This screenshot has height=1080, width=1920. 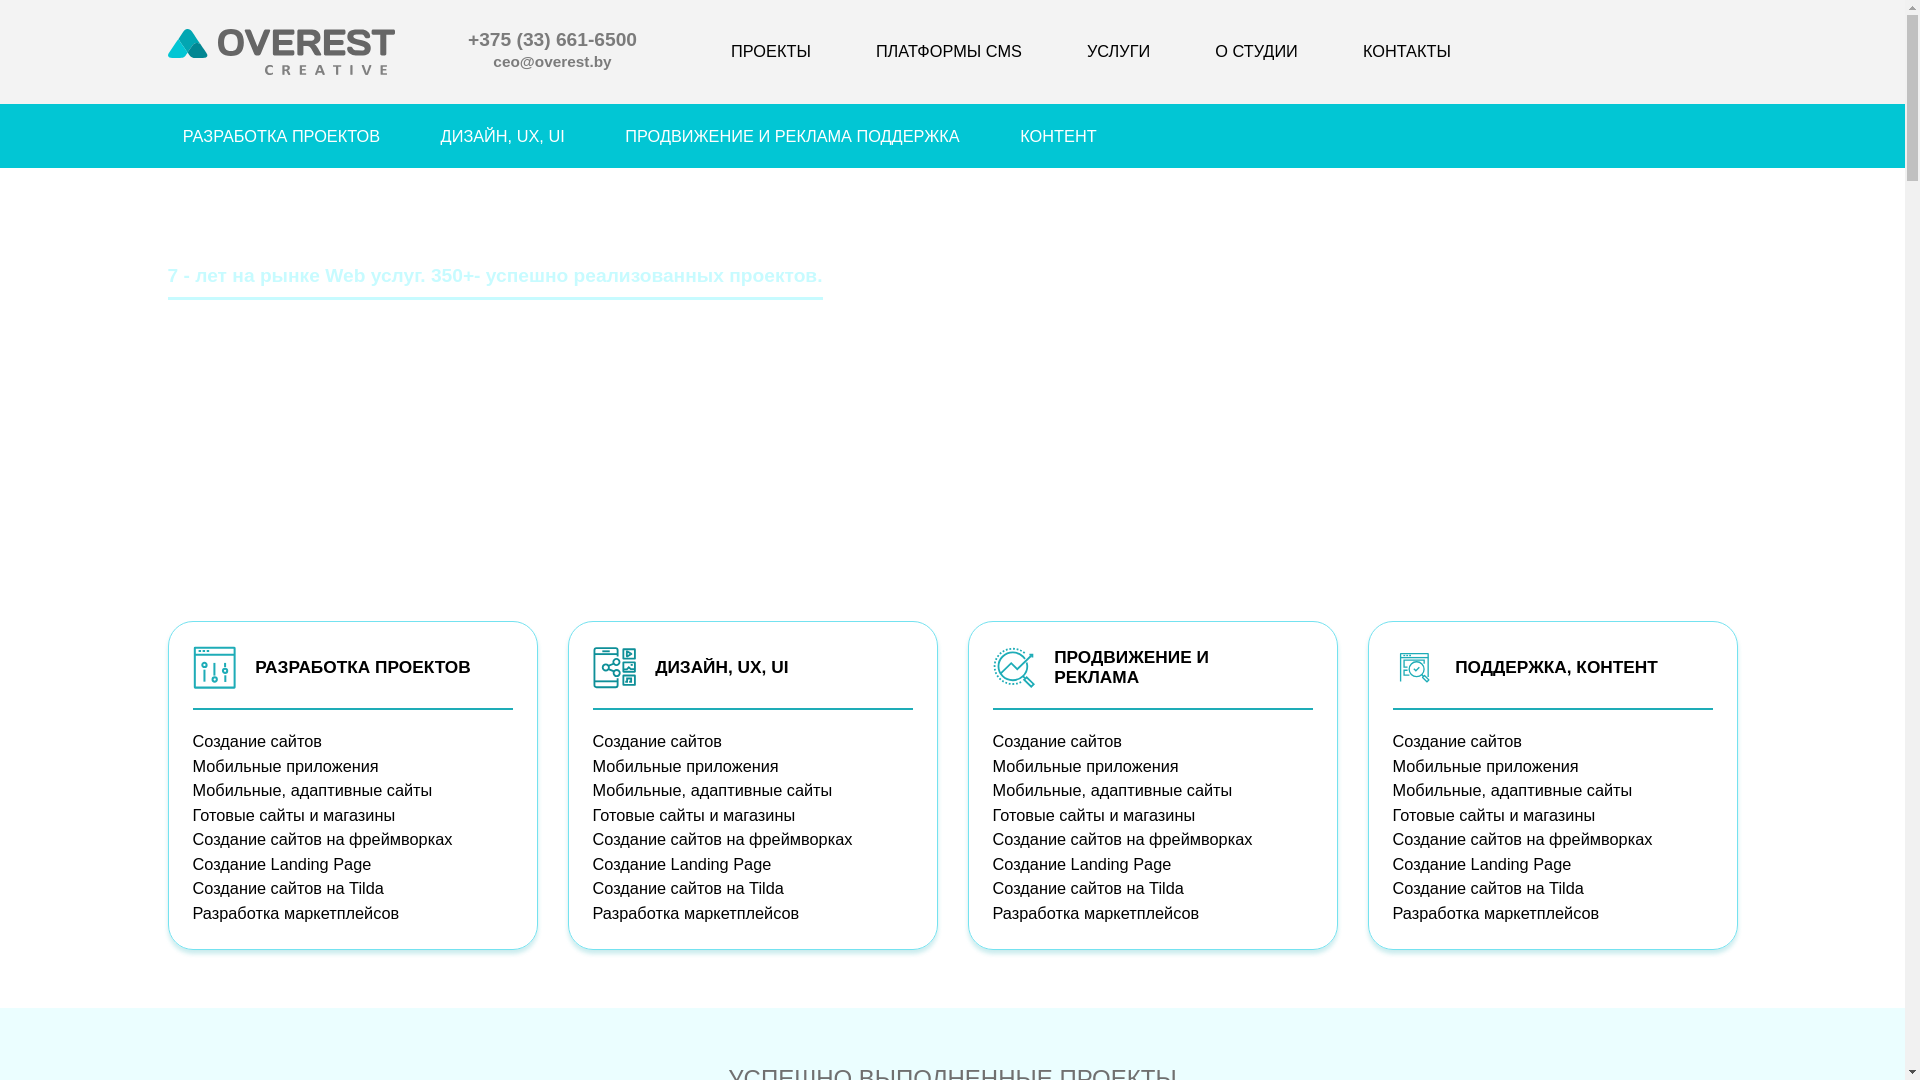 What do you see at coordinates (552, 42) in the screenshot?
I see `'+375 (33) 661-6500'` at bounding box center [552, 42].